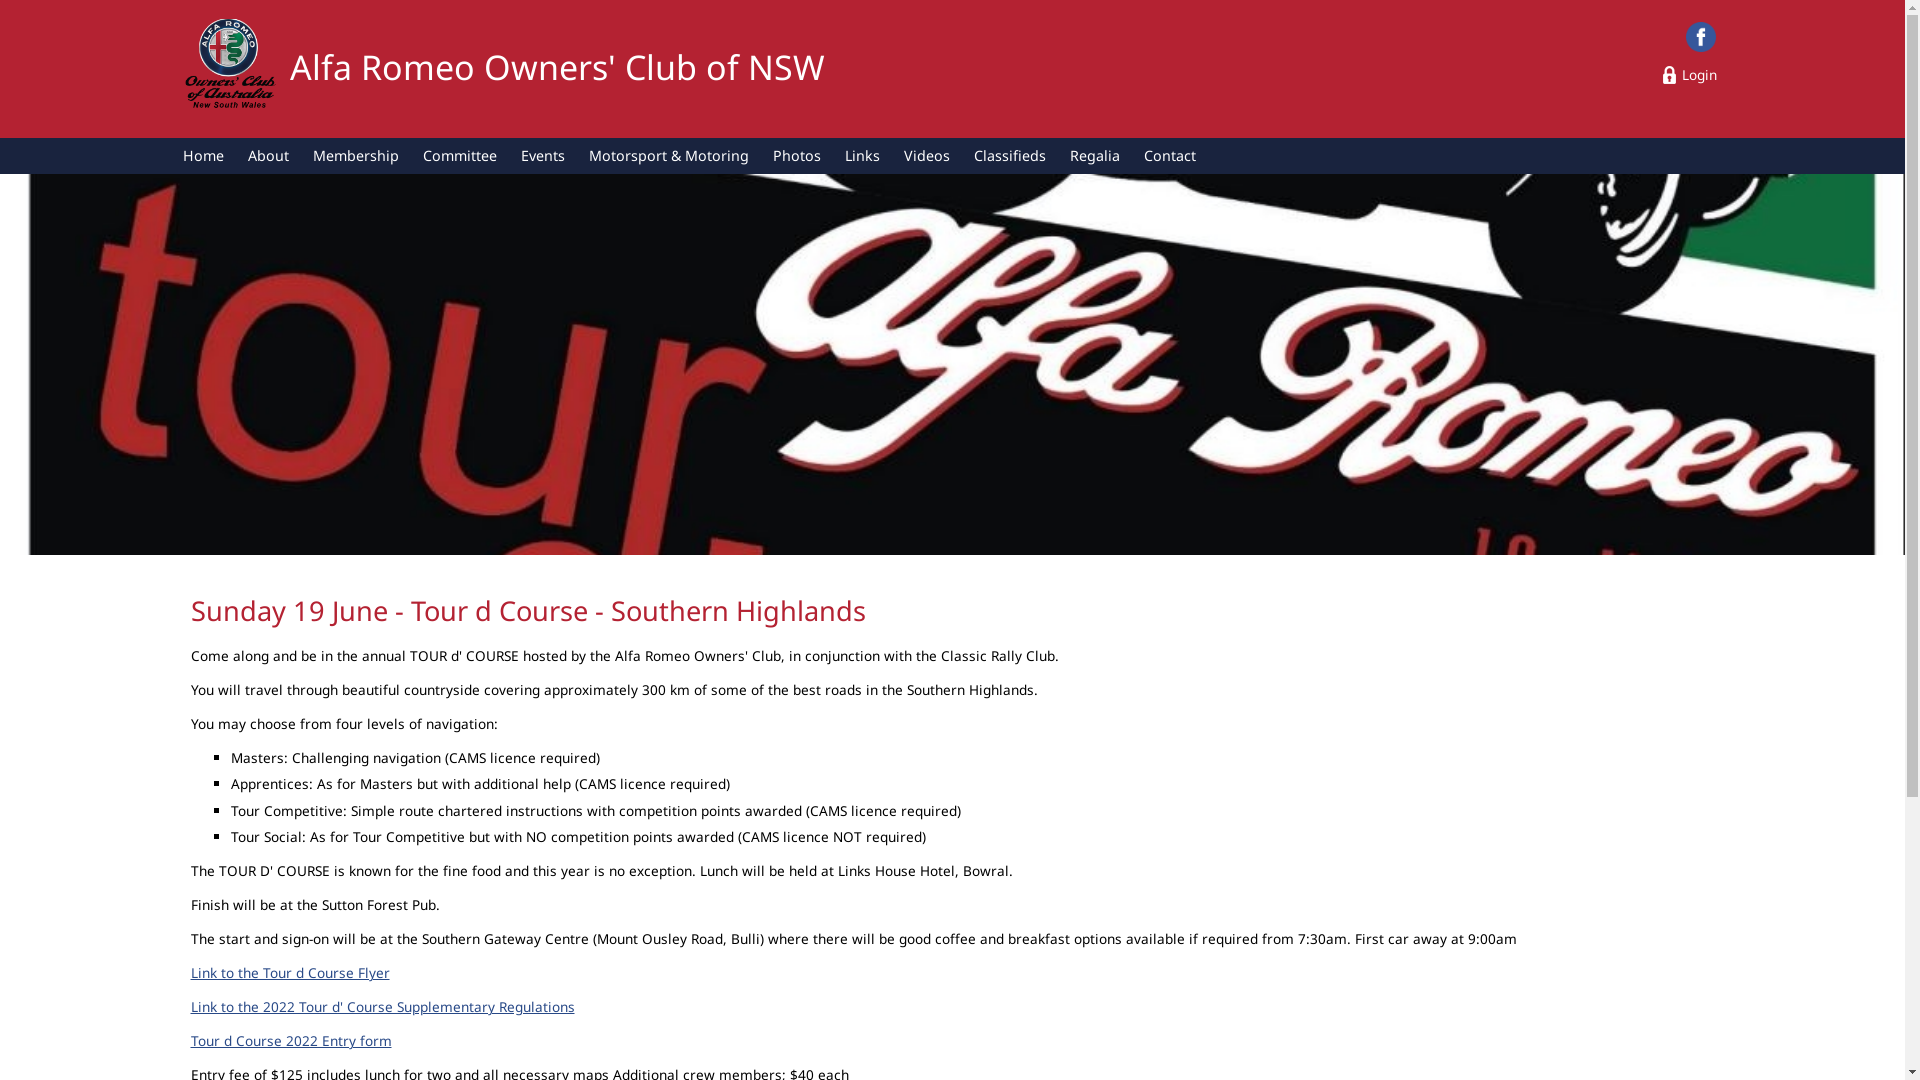 The image size is (1920, 1080). Describe the element at coordinates (289, 1039) in the screenshot. I see `'Tour d Course 2022 Entry form'` at that location.